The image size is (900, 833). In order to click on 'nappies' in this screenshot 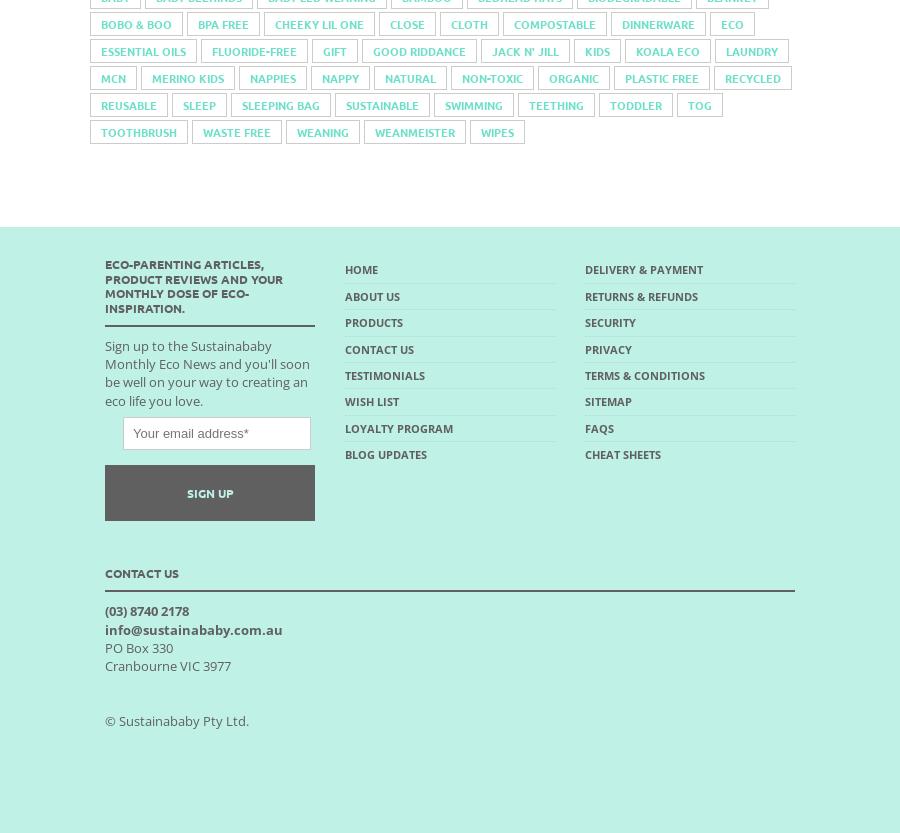, I will do `click(271, 76)`.